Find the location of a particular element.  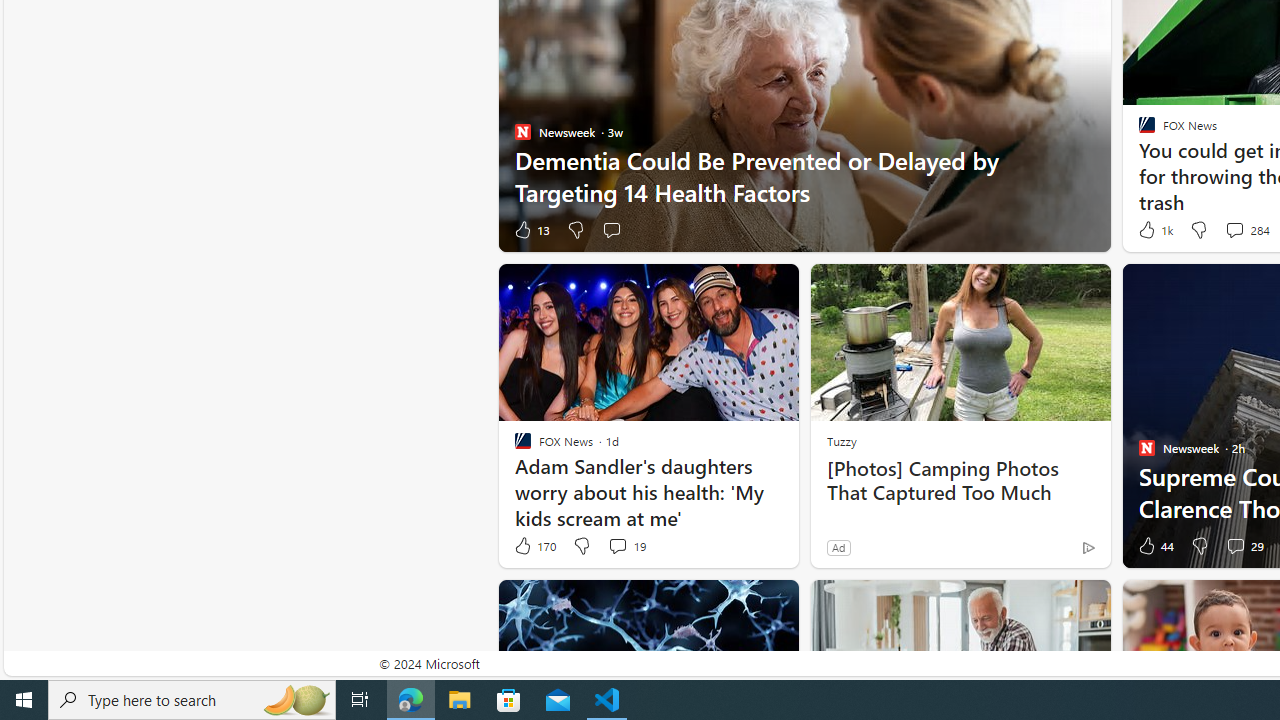

'View comments 284 Comment' is located at coordinates (1245, 229).